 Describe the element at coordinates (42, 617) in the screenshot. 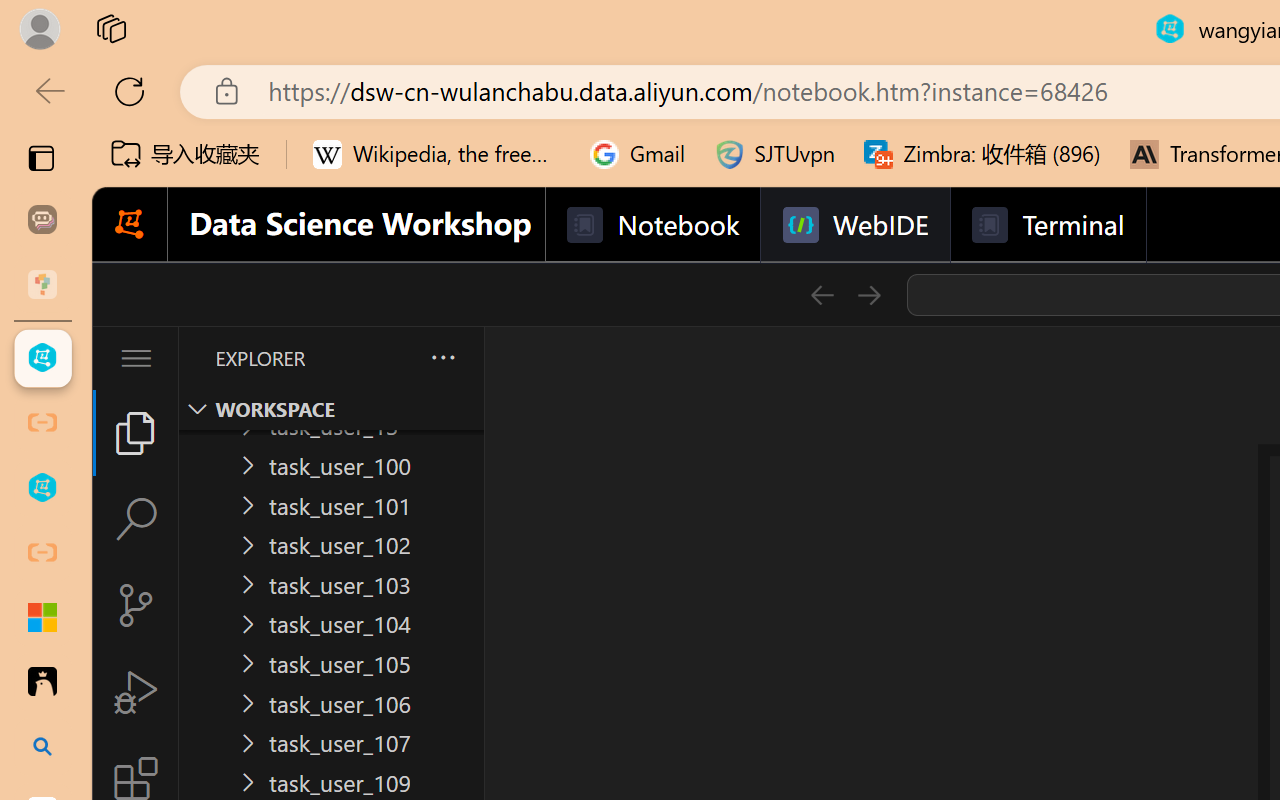

I see `'Adjust indents and spacing - Microsoft Support'` at that location.